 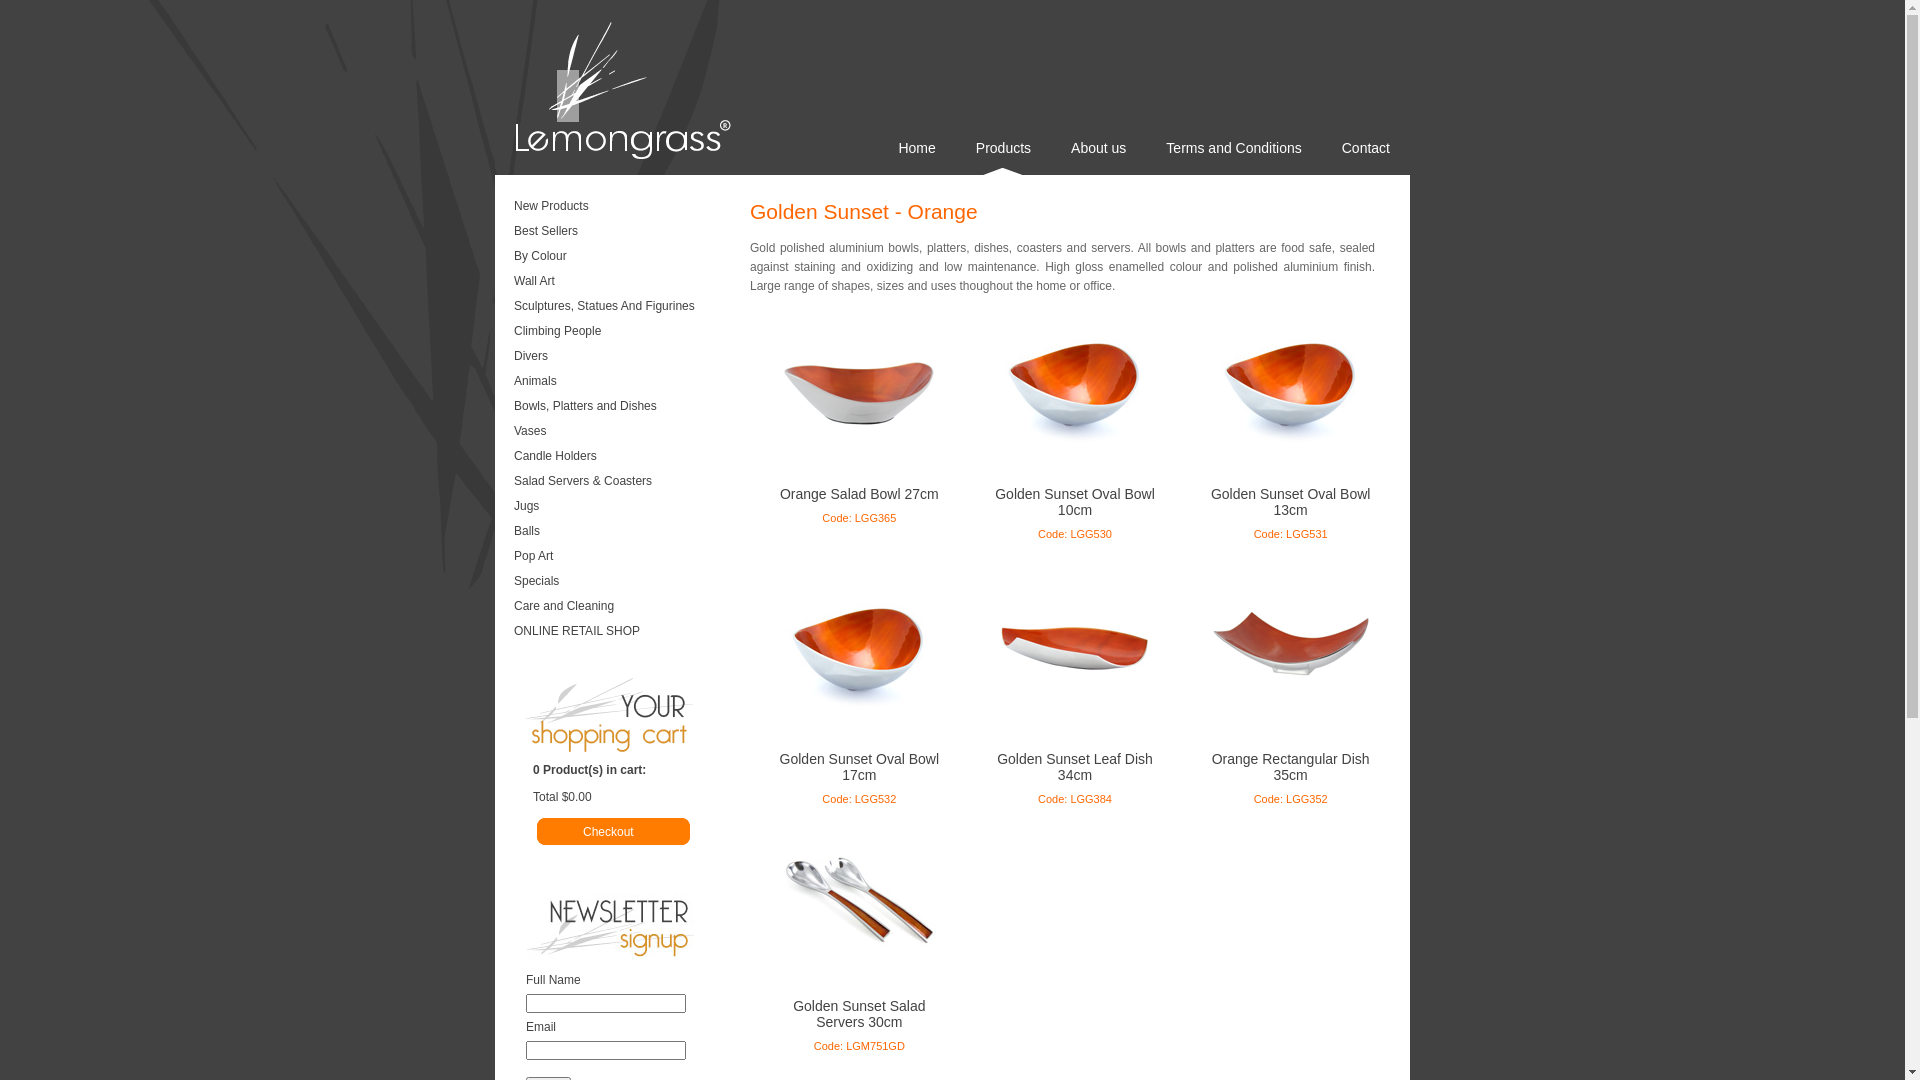 I want to click on 'New Products', so click(x=509, y=208).